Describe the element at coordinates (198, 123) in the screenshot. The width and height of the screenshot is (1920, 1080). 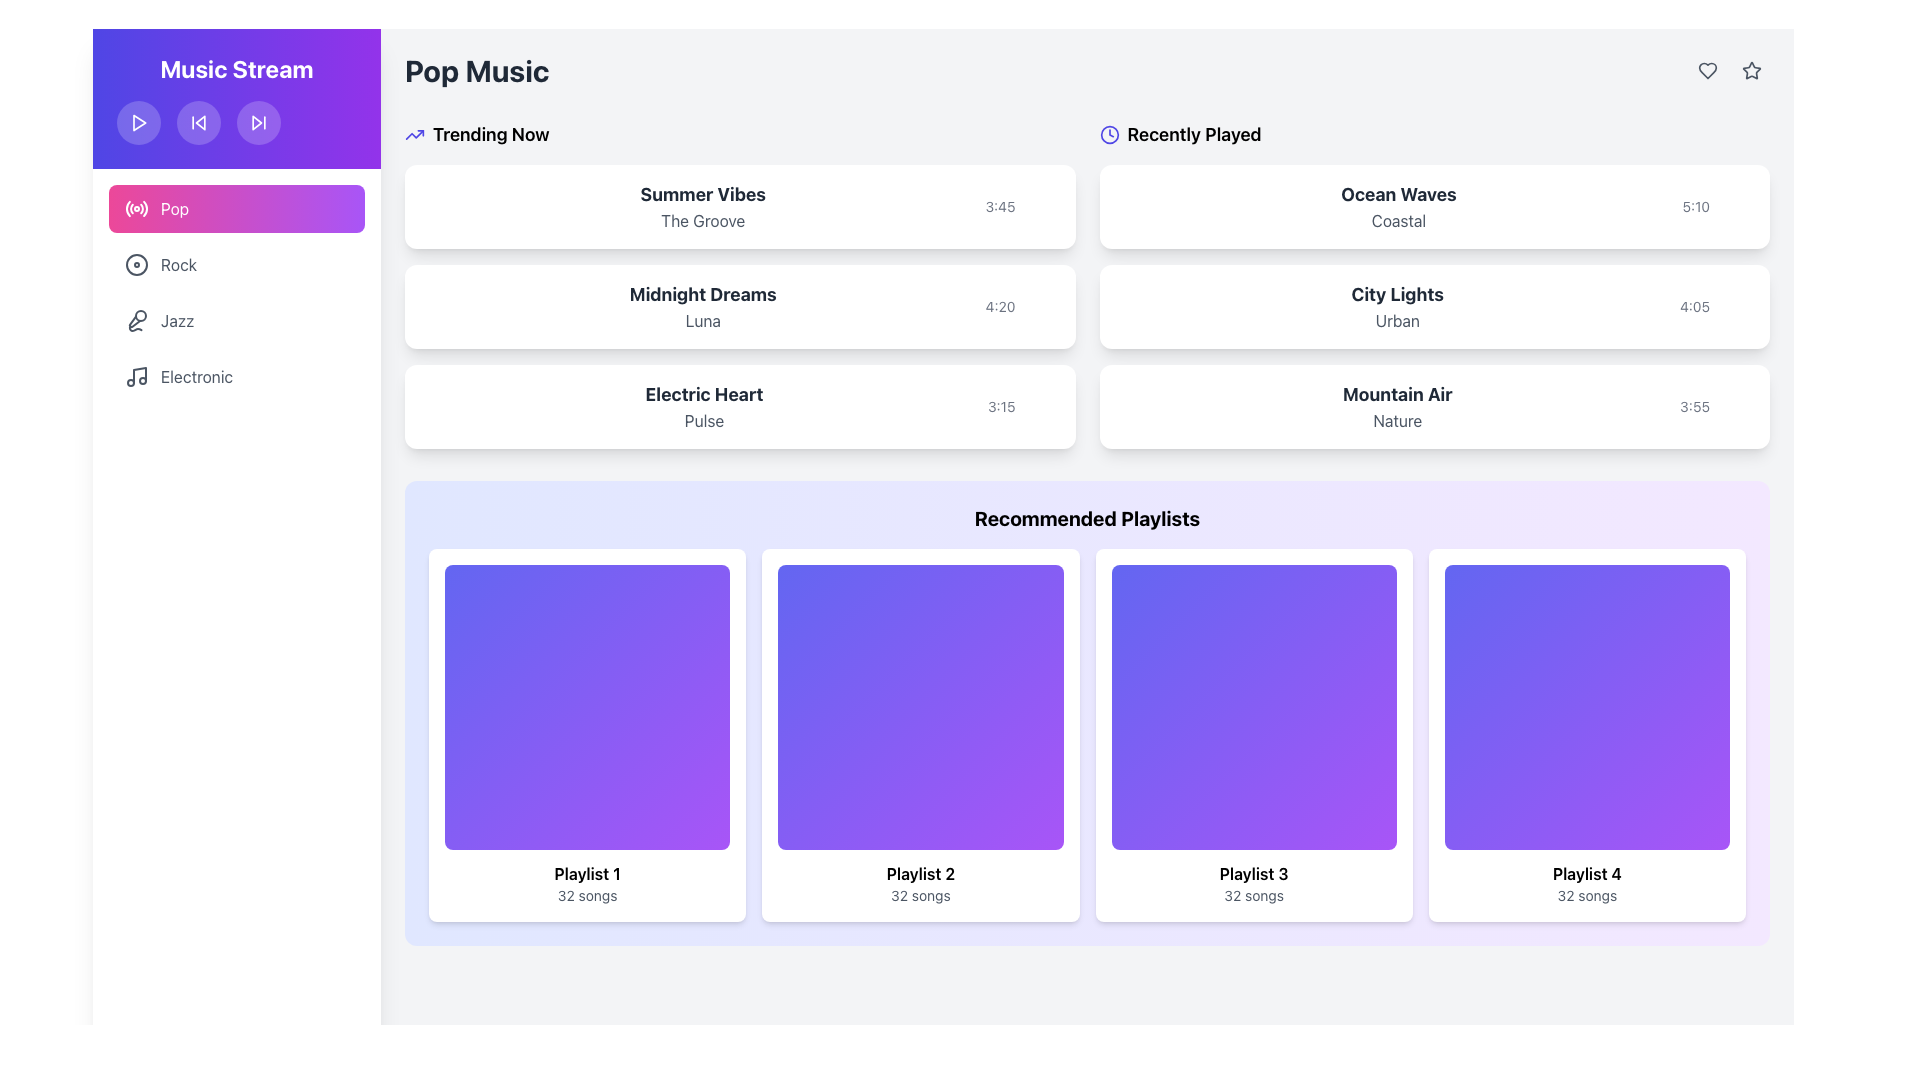
I see `the backward skip arrow button within the circular button to observe the hover transition effect` at that location.